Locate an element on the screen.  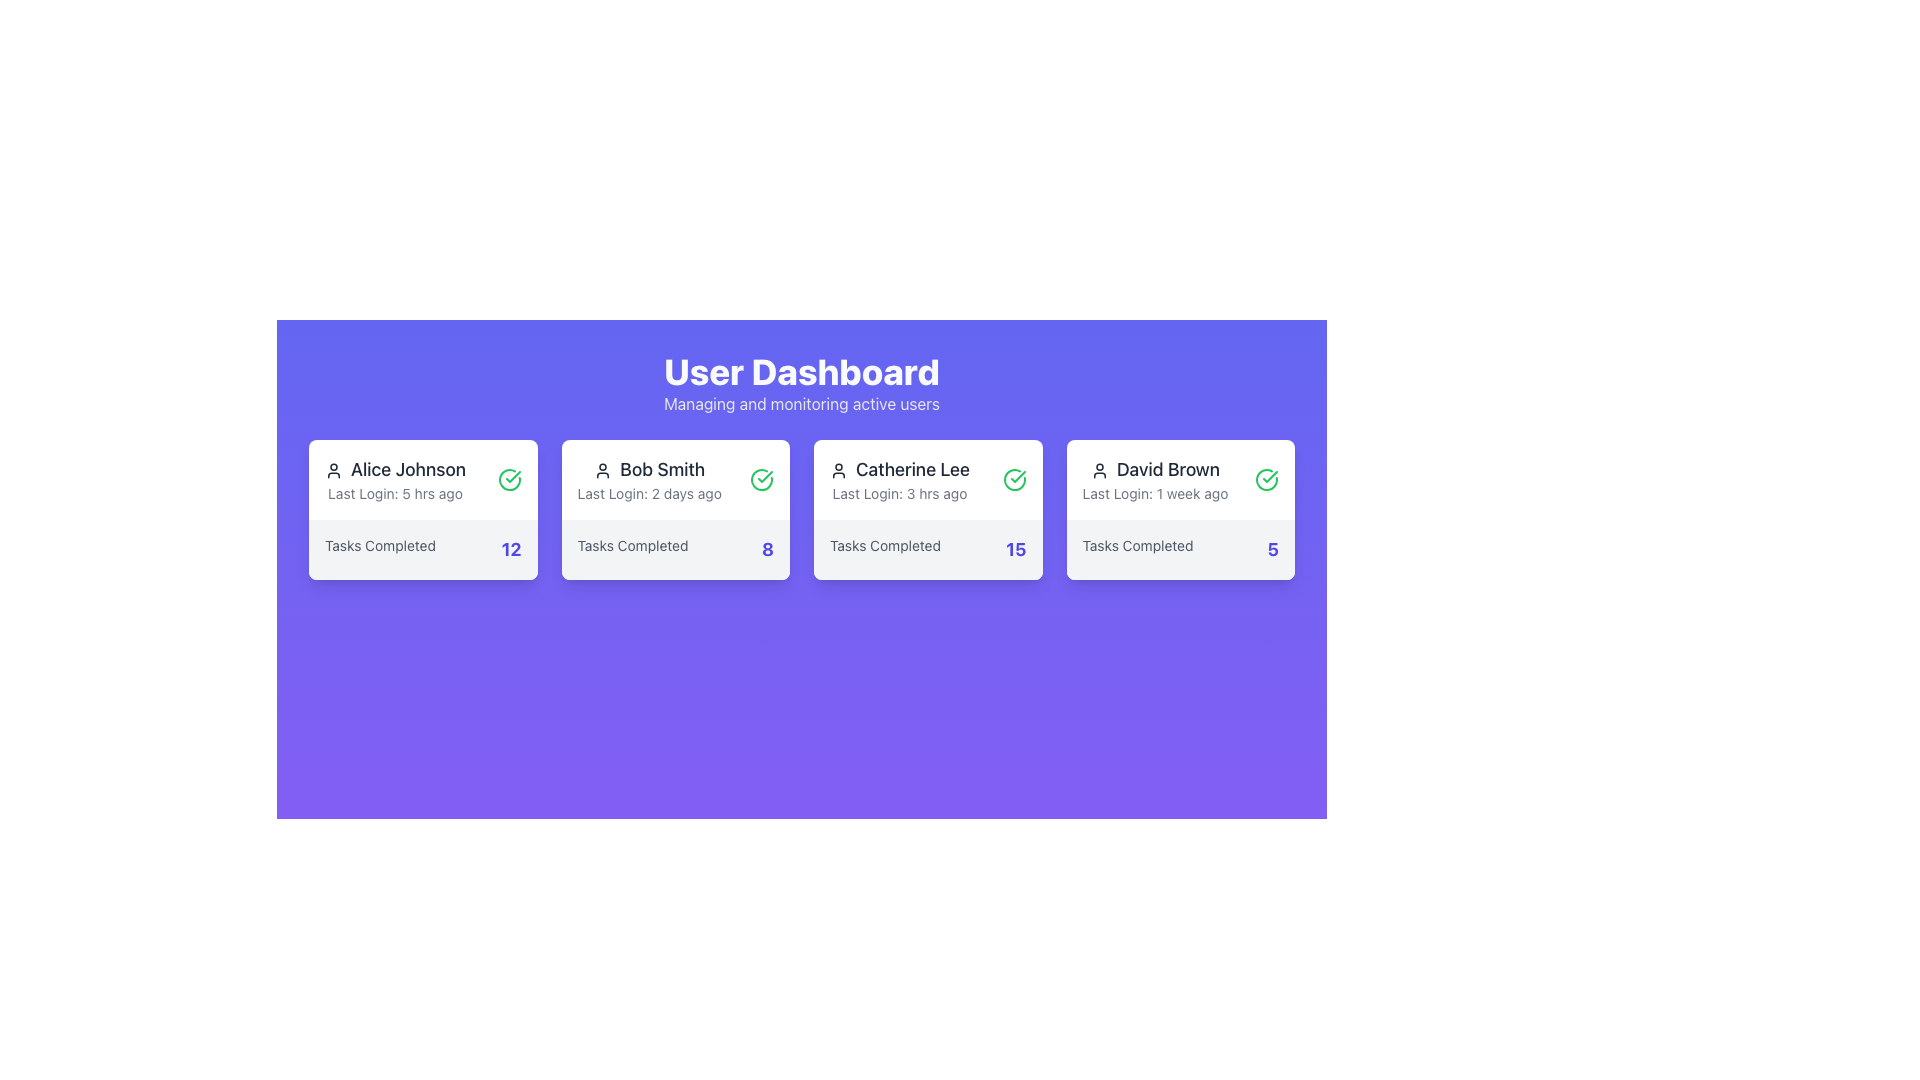
the user icon representing the profile of 'Catherine Lee', located to the left of the text within the card is located at coordinates (839, 470).